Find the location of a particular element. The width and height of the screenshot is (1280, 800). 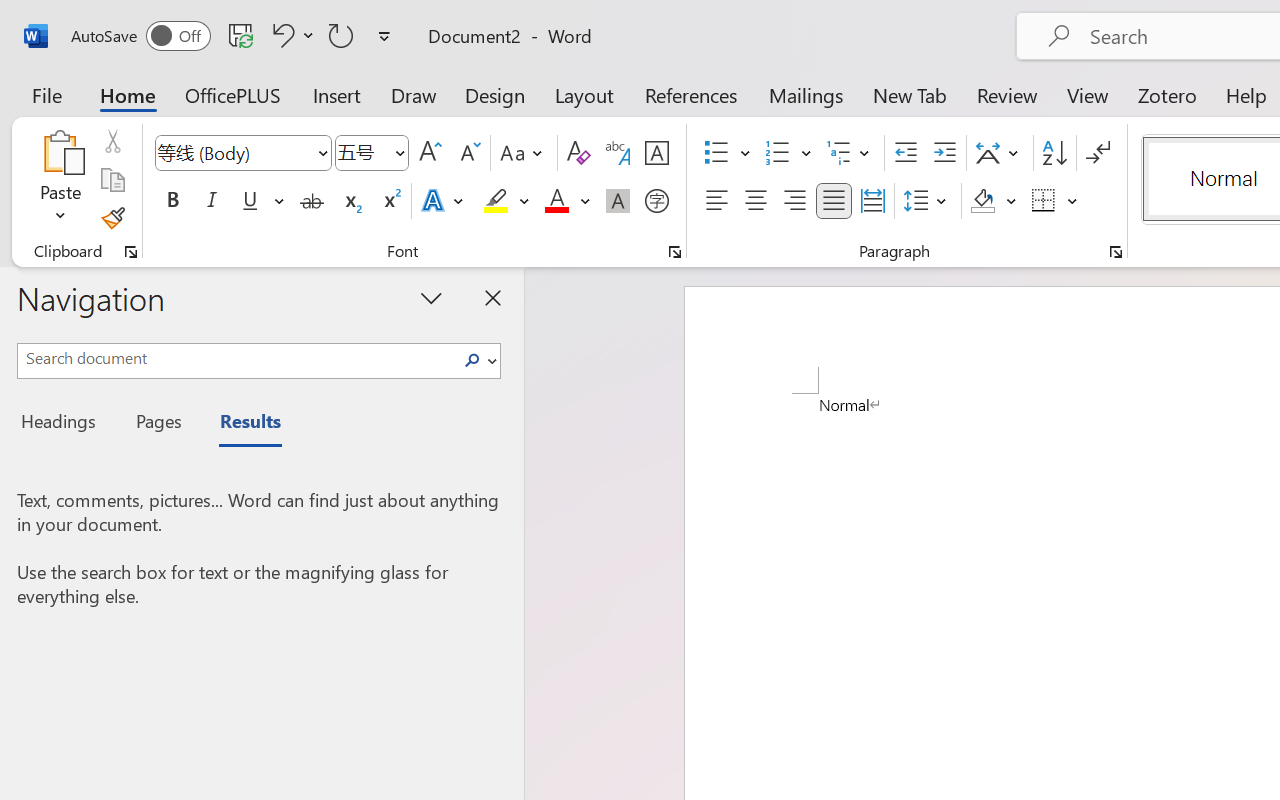

'Sort...' is located at coordinates (1053, 153).